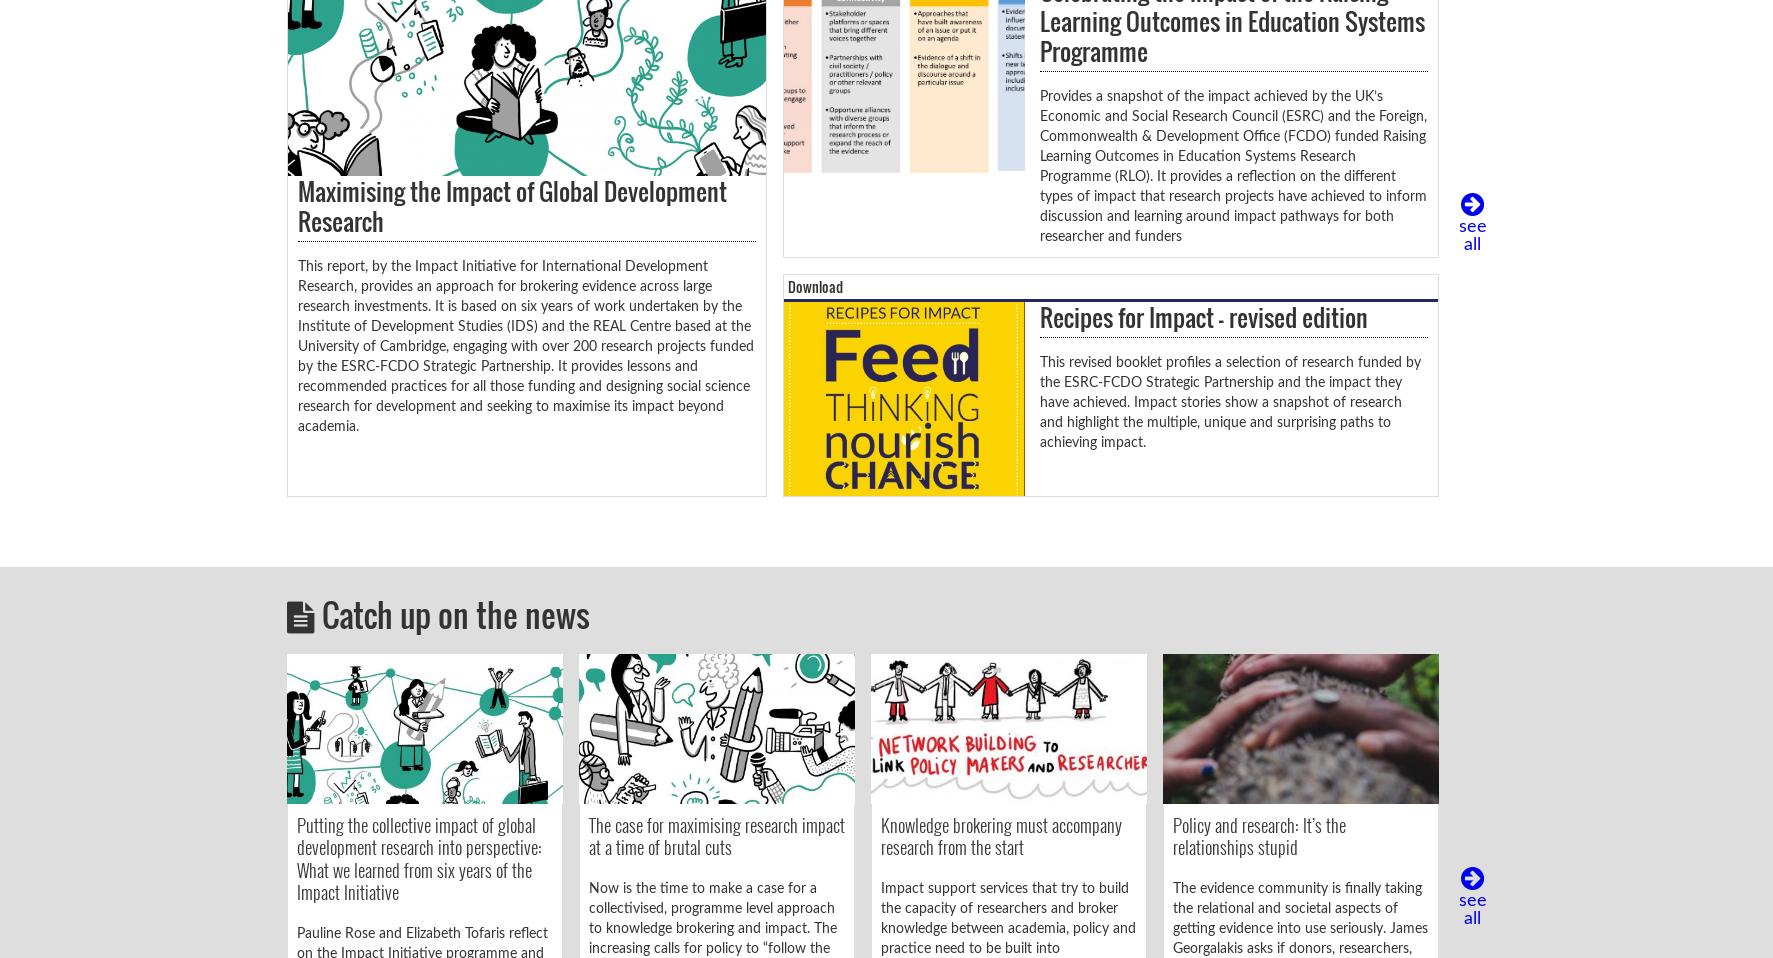 This screenshot has width=1773, height=958. What do you see at coordinates (999, 834) in the screenshot?
I see `'Knowledge brokering must accompany research from the start'` at bounding box center [999, 834].